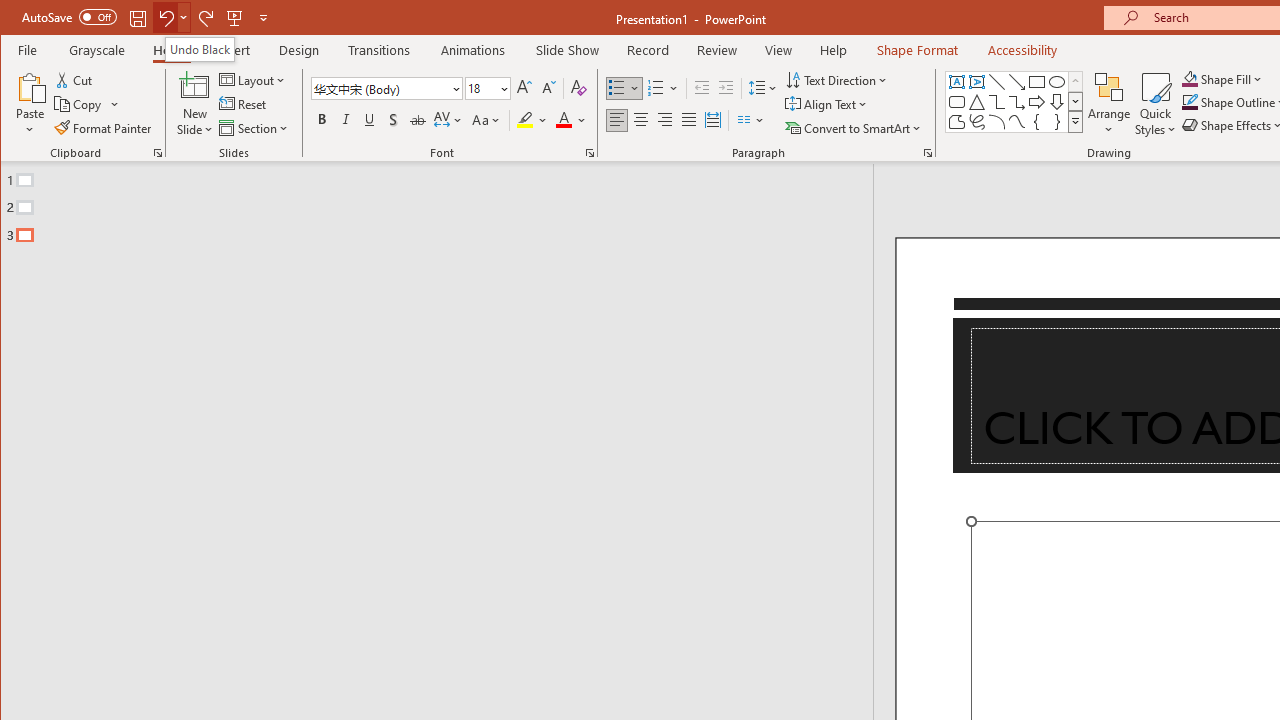 This screenshot has height=720, width=1280. I want to click on 'Paste', so click(30, 85).